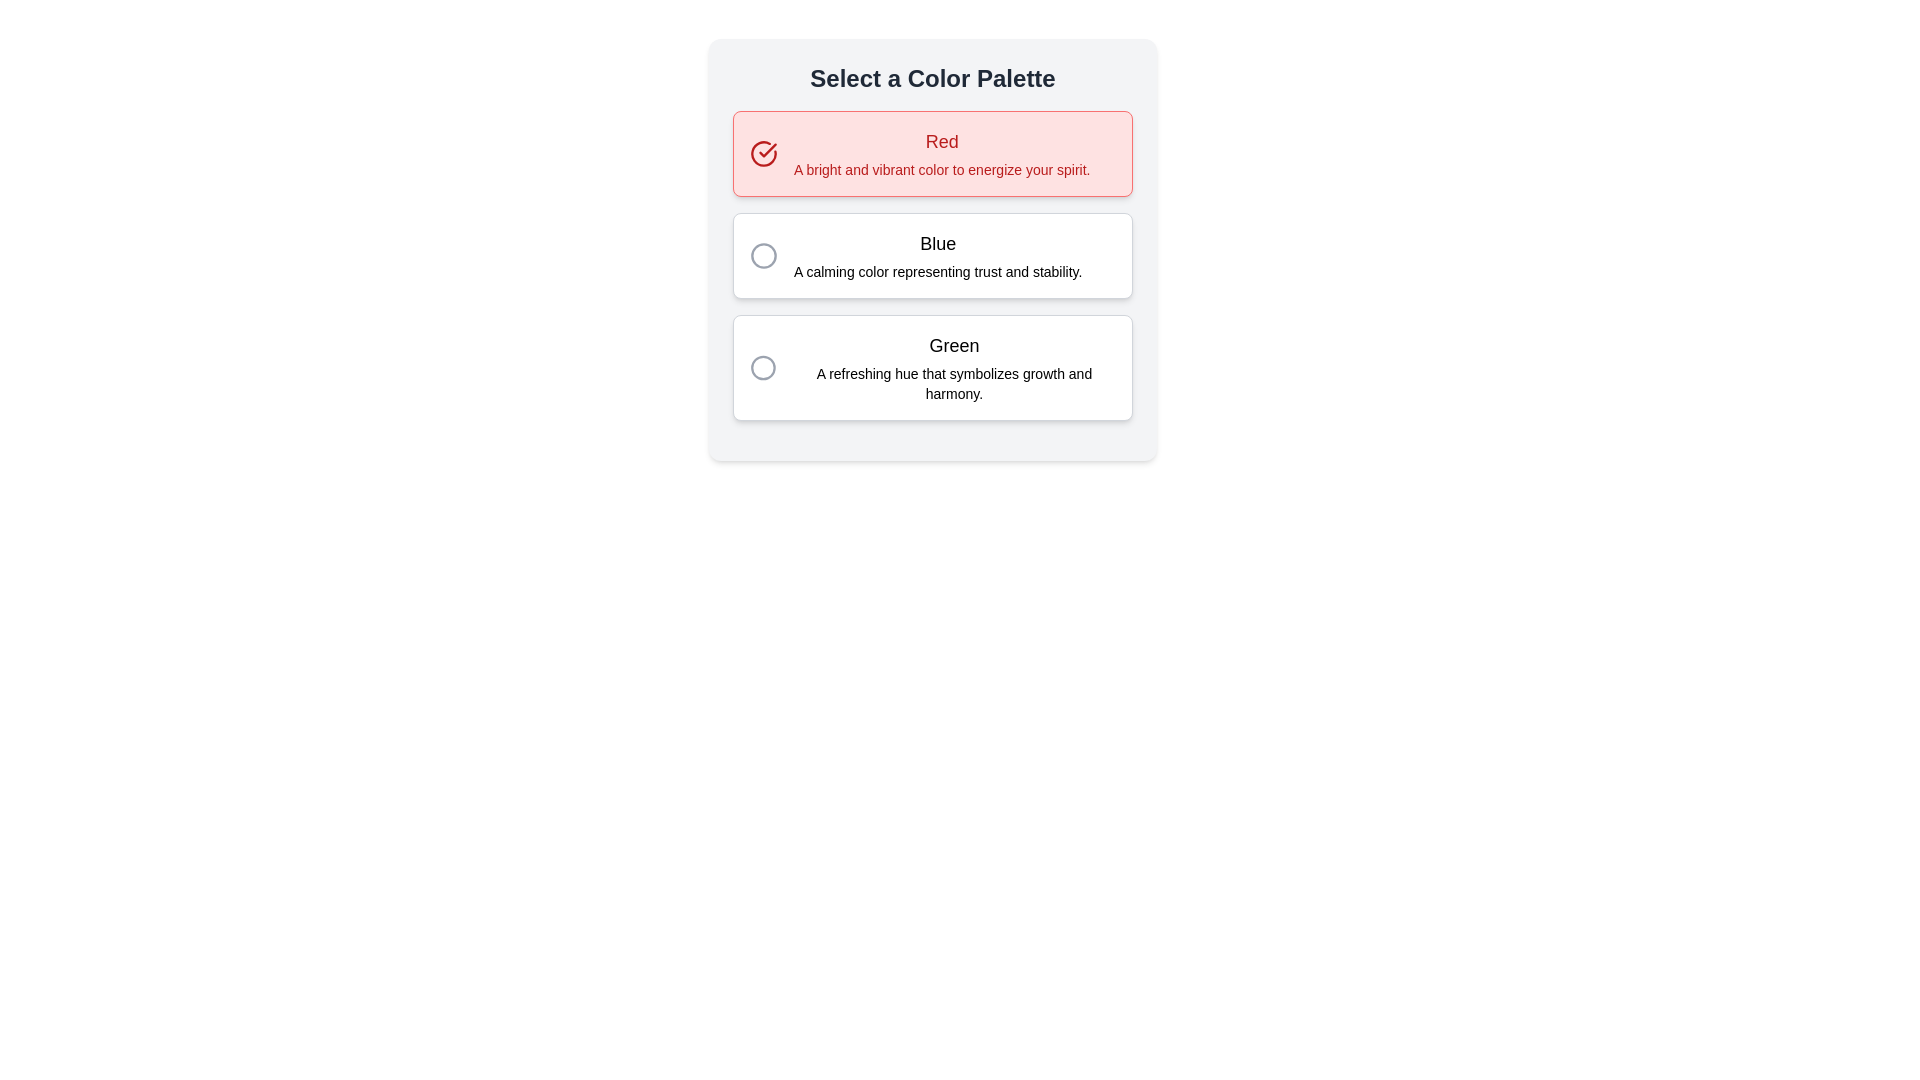  I want to click on text label for the 'Red' selection card located in the first selection card under the header 'Select a Color Palette', so click(941, 141).